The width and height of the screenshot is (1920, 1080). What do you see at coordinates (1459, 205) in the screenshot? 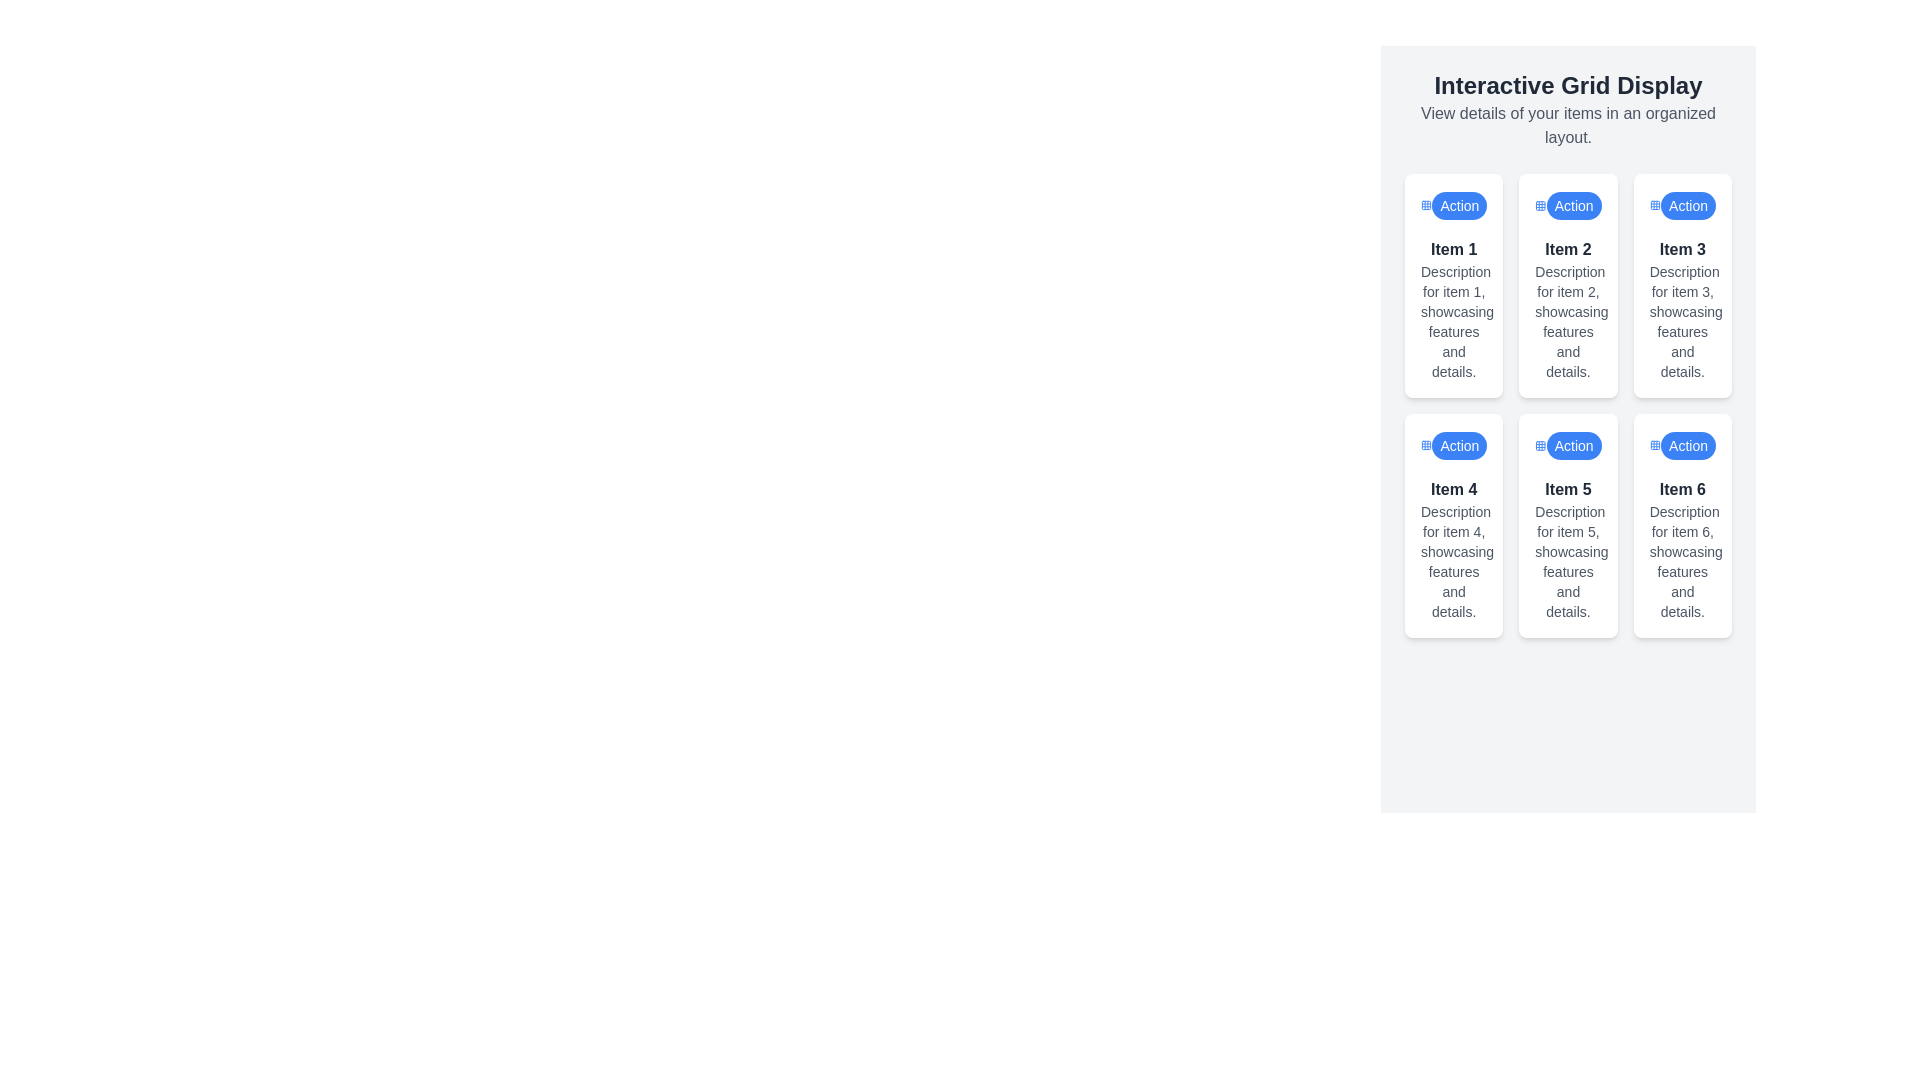
I see `the 'Action' button, which is a blue rounded button with white text, located in the top-left quadrant of the grid layout, positioned to the right of a grid icon and above the text section titled 'Item 1'` at bounding box center [1459, 205].